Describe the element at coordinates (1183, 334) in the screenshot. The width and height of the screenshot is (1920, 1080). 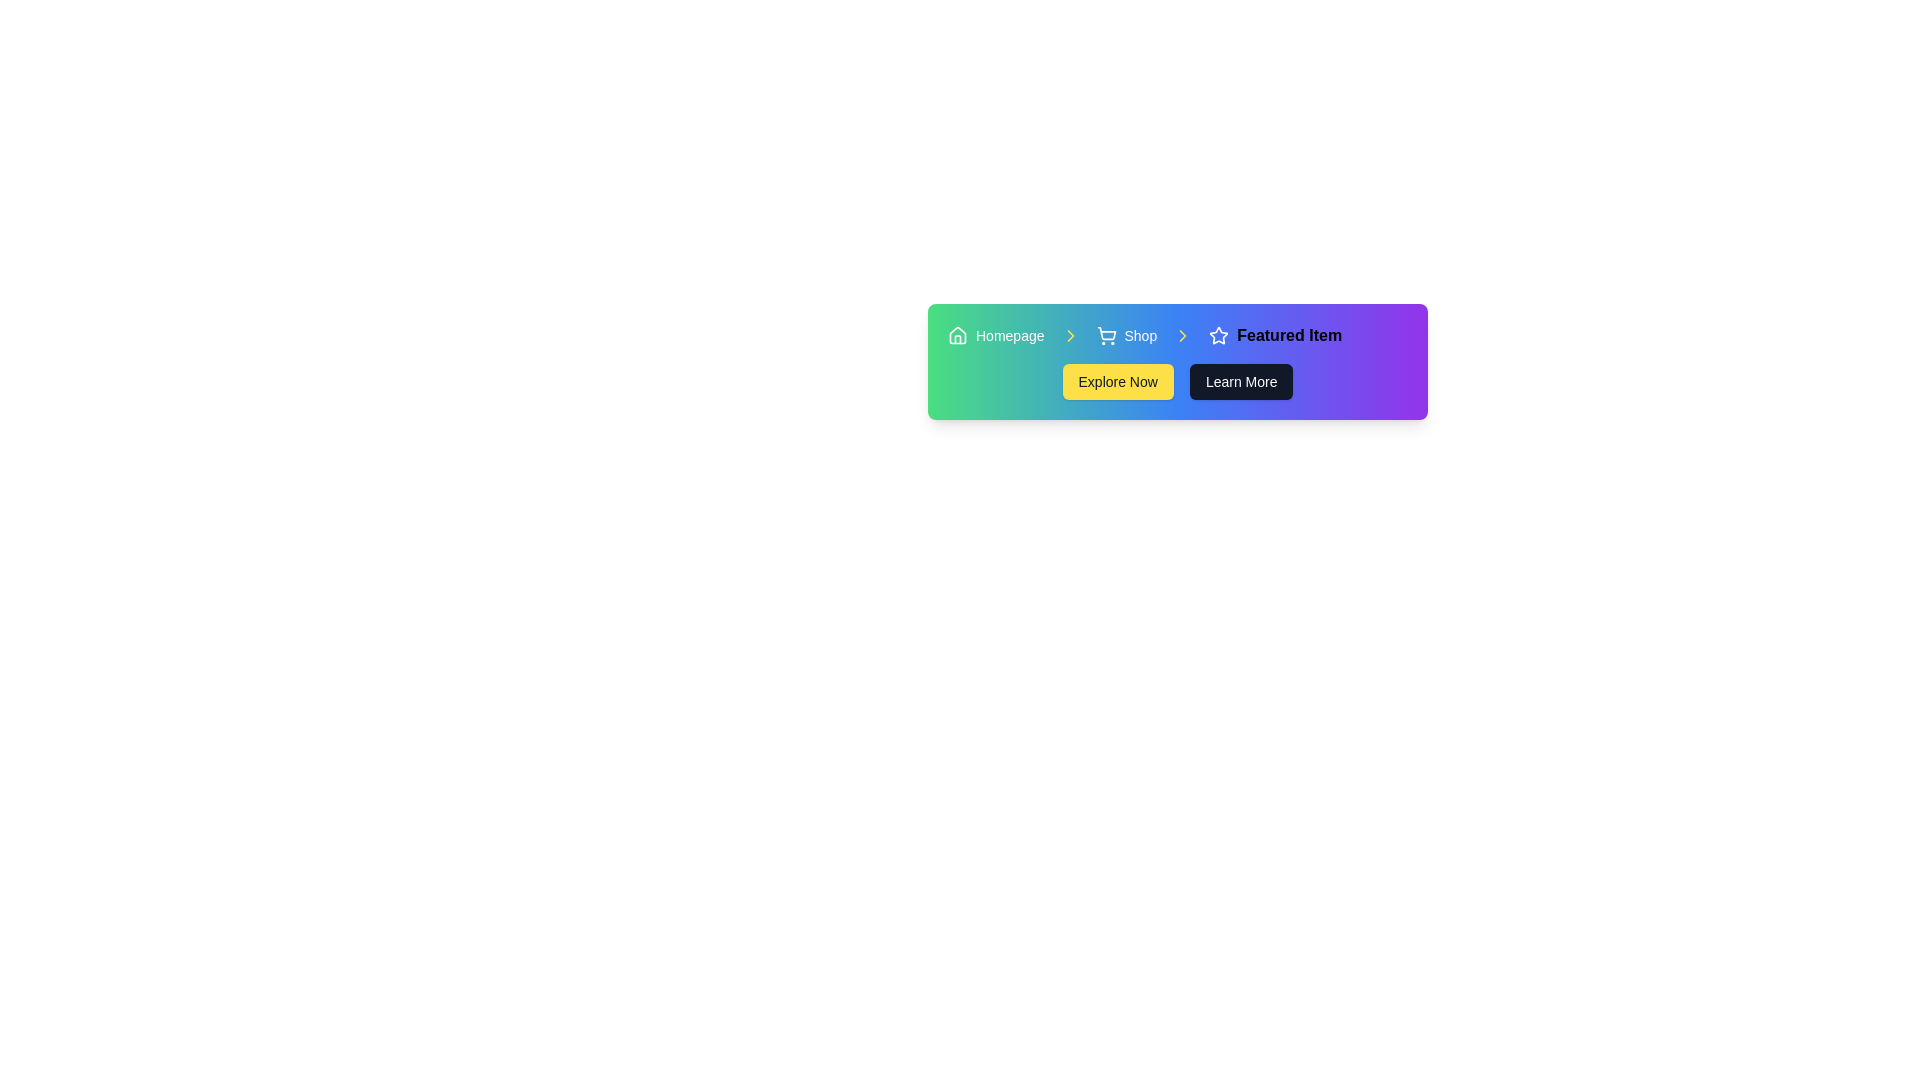
I see `the fifth icon in the breadcrumb navigation bar that serves as a separator or visual clue for navigation hierarchy` at that location.